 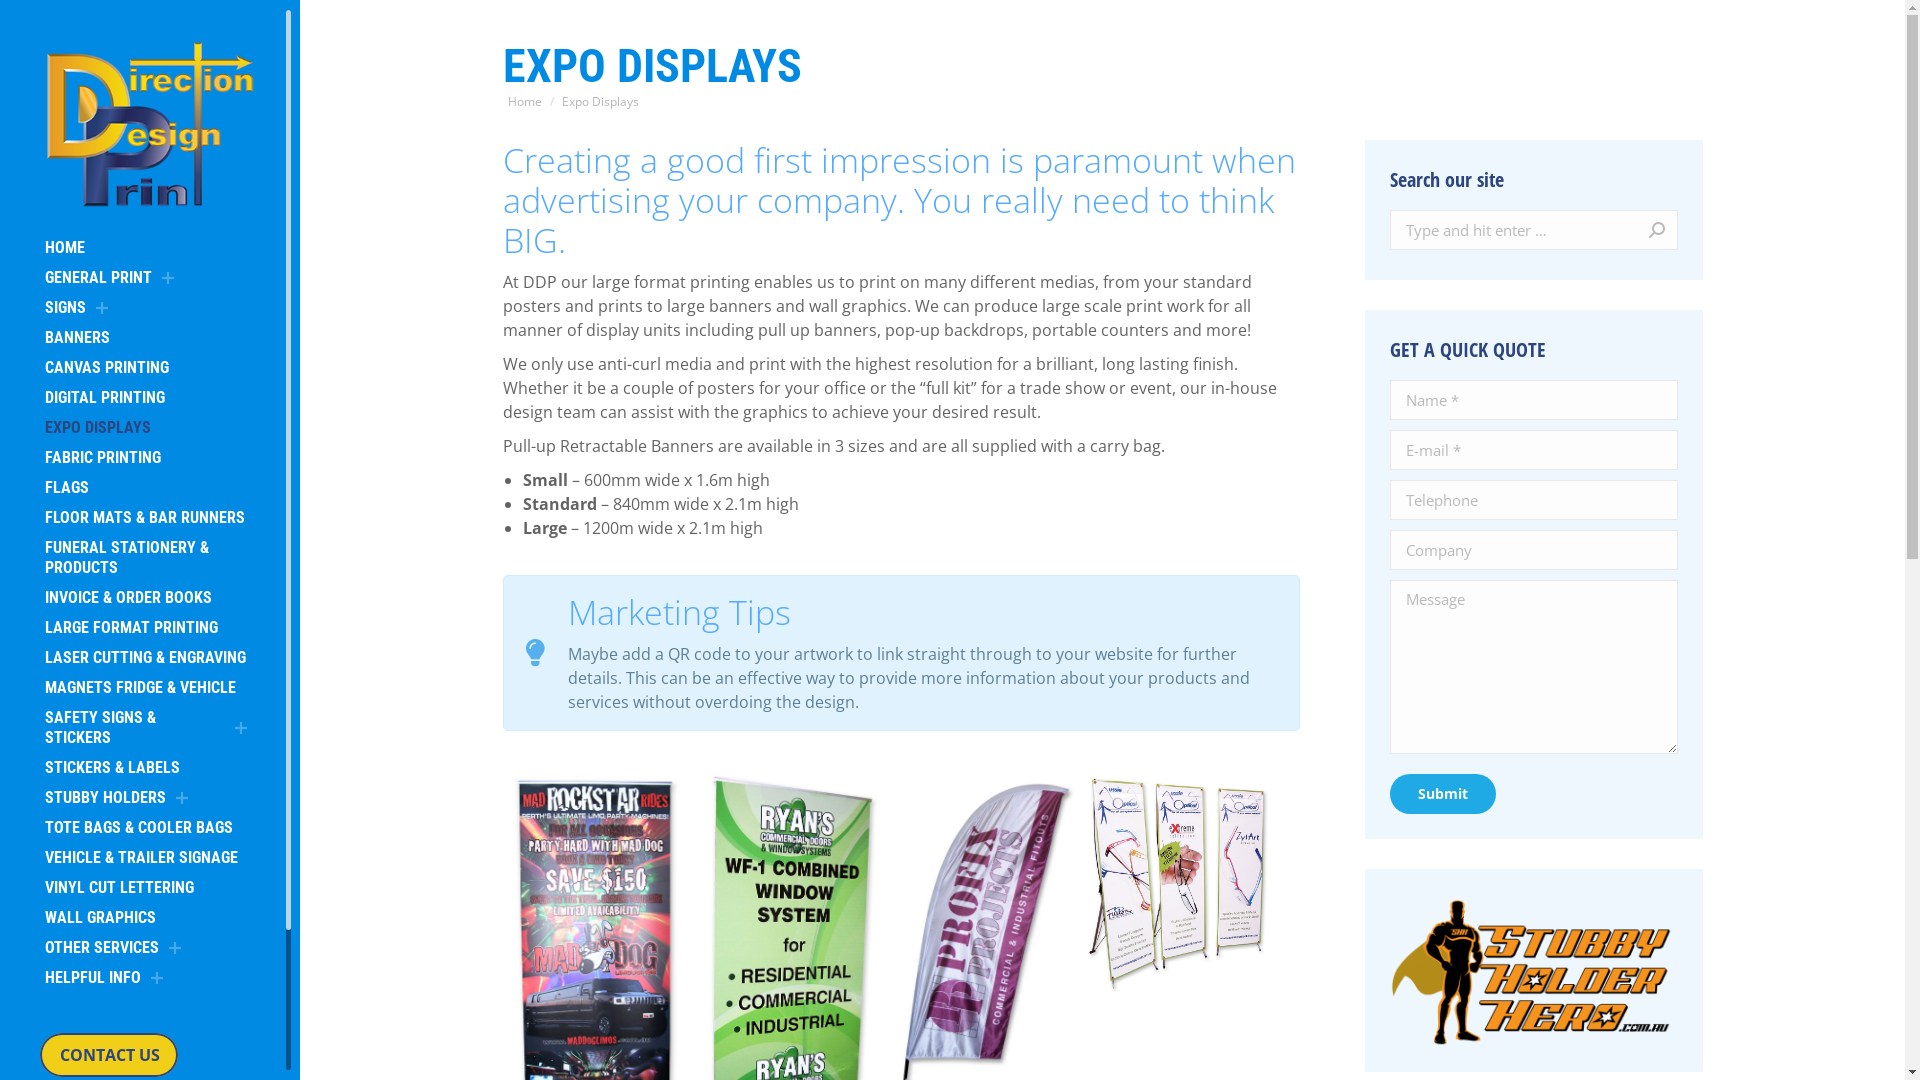 What do you see at coordinates (1443, 793) in the screenshot?
I see `'Submit'` at bounding box center [1443, 793].